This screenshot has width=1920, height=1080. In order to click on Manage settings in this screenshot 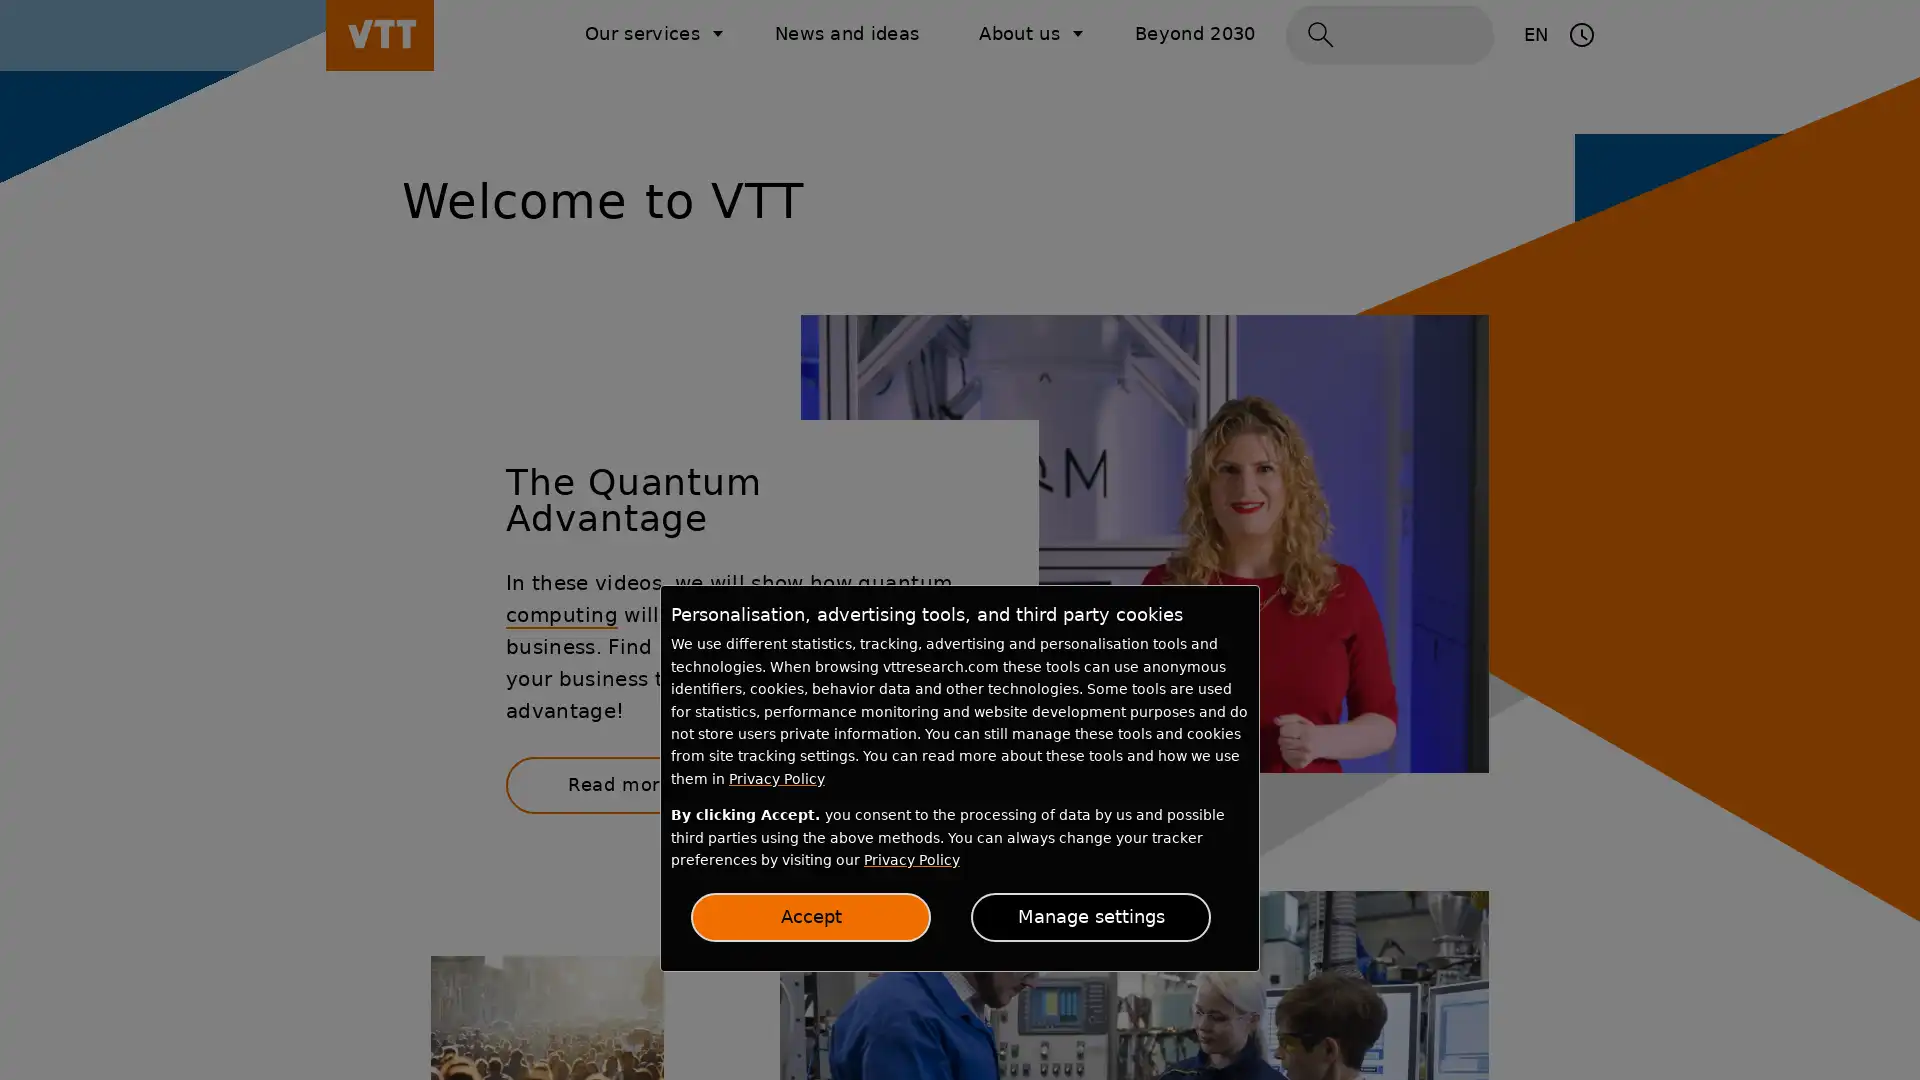, I will do `click(1089, 917)`.